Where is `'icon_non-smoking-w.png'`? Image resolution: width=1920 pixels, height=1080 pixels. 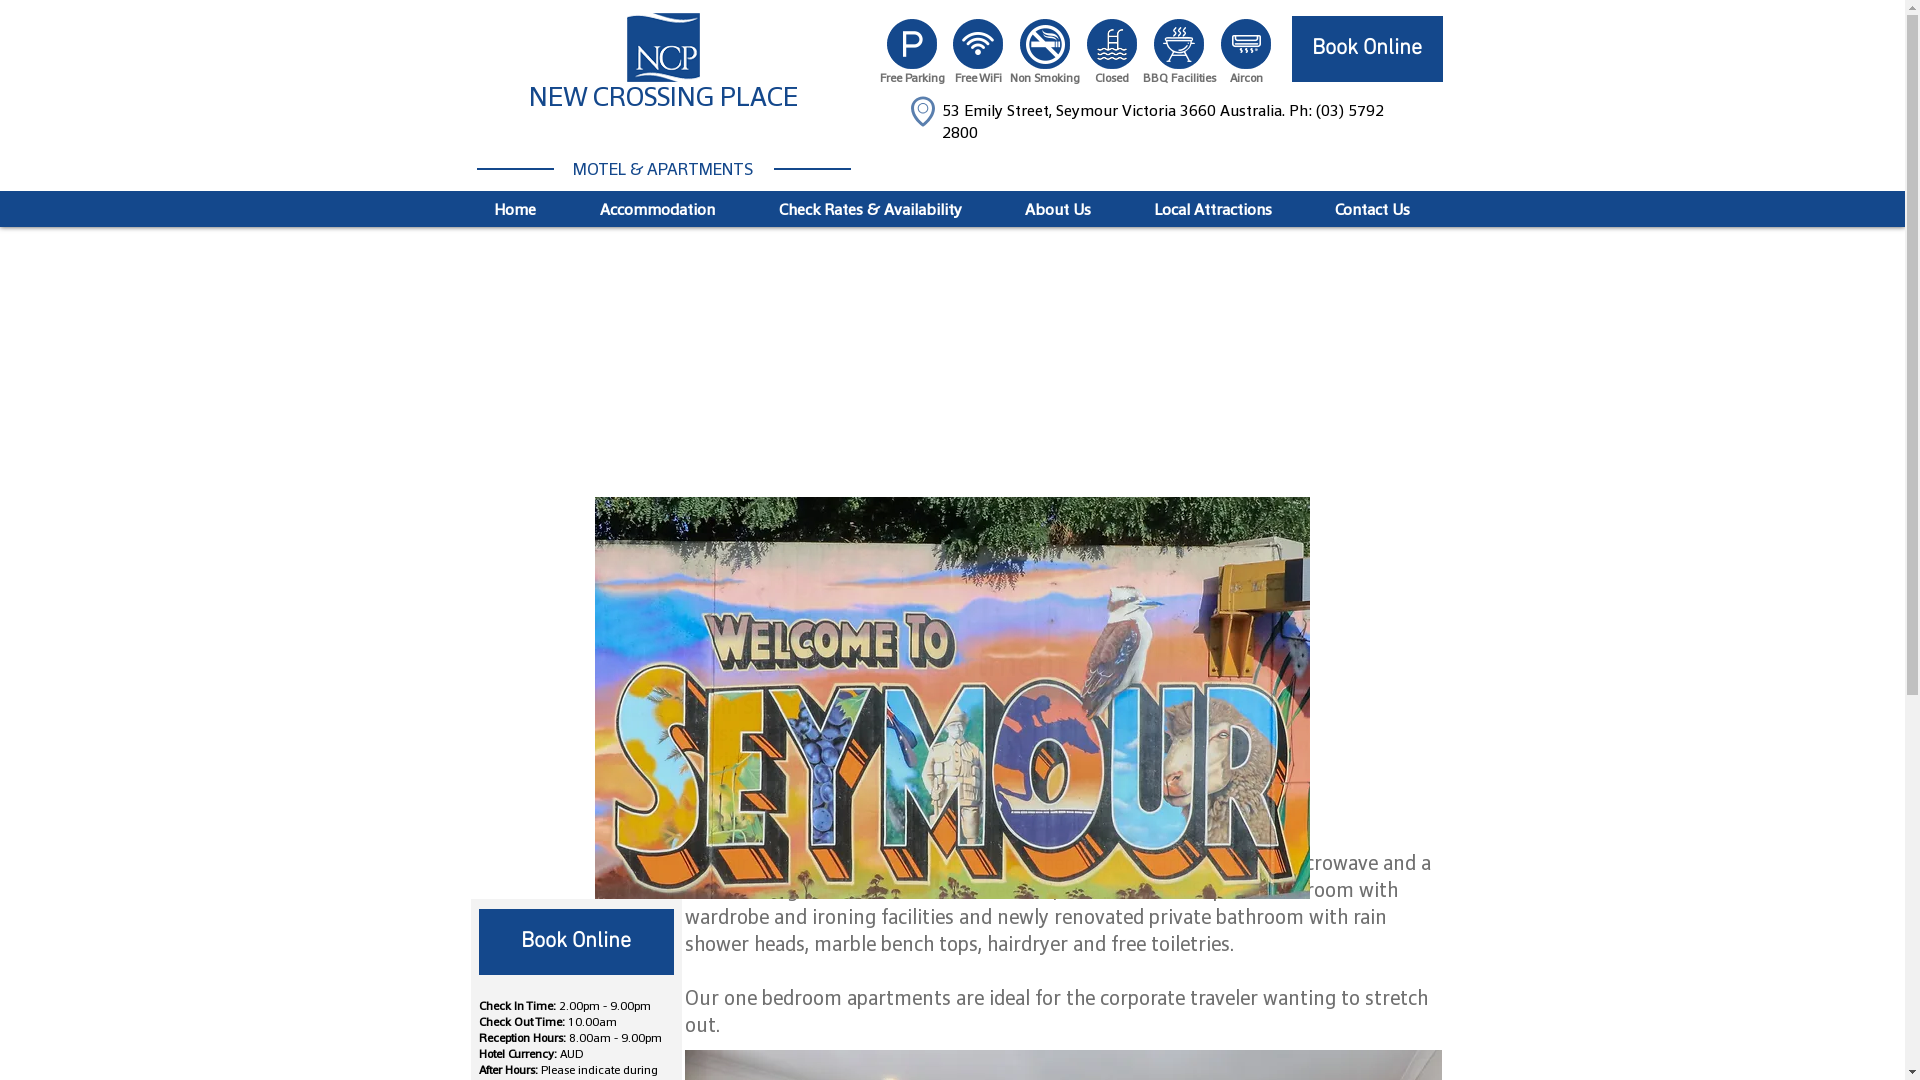 'icon_non-smoking-w.png' is located at coordinates (1019, 43).